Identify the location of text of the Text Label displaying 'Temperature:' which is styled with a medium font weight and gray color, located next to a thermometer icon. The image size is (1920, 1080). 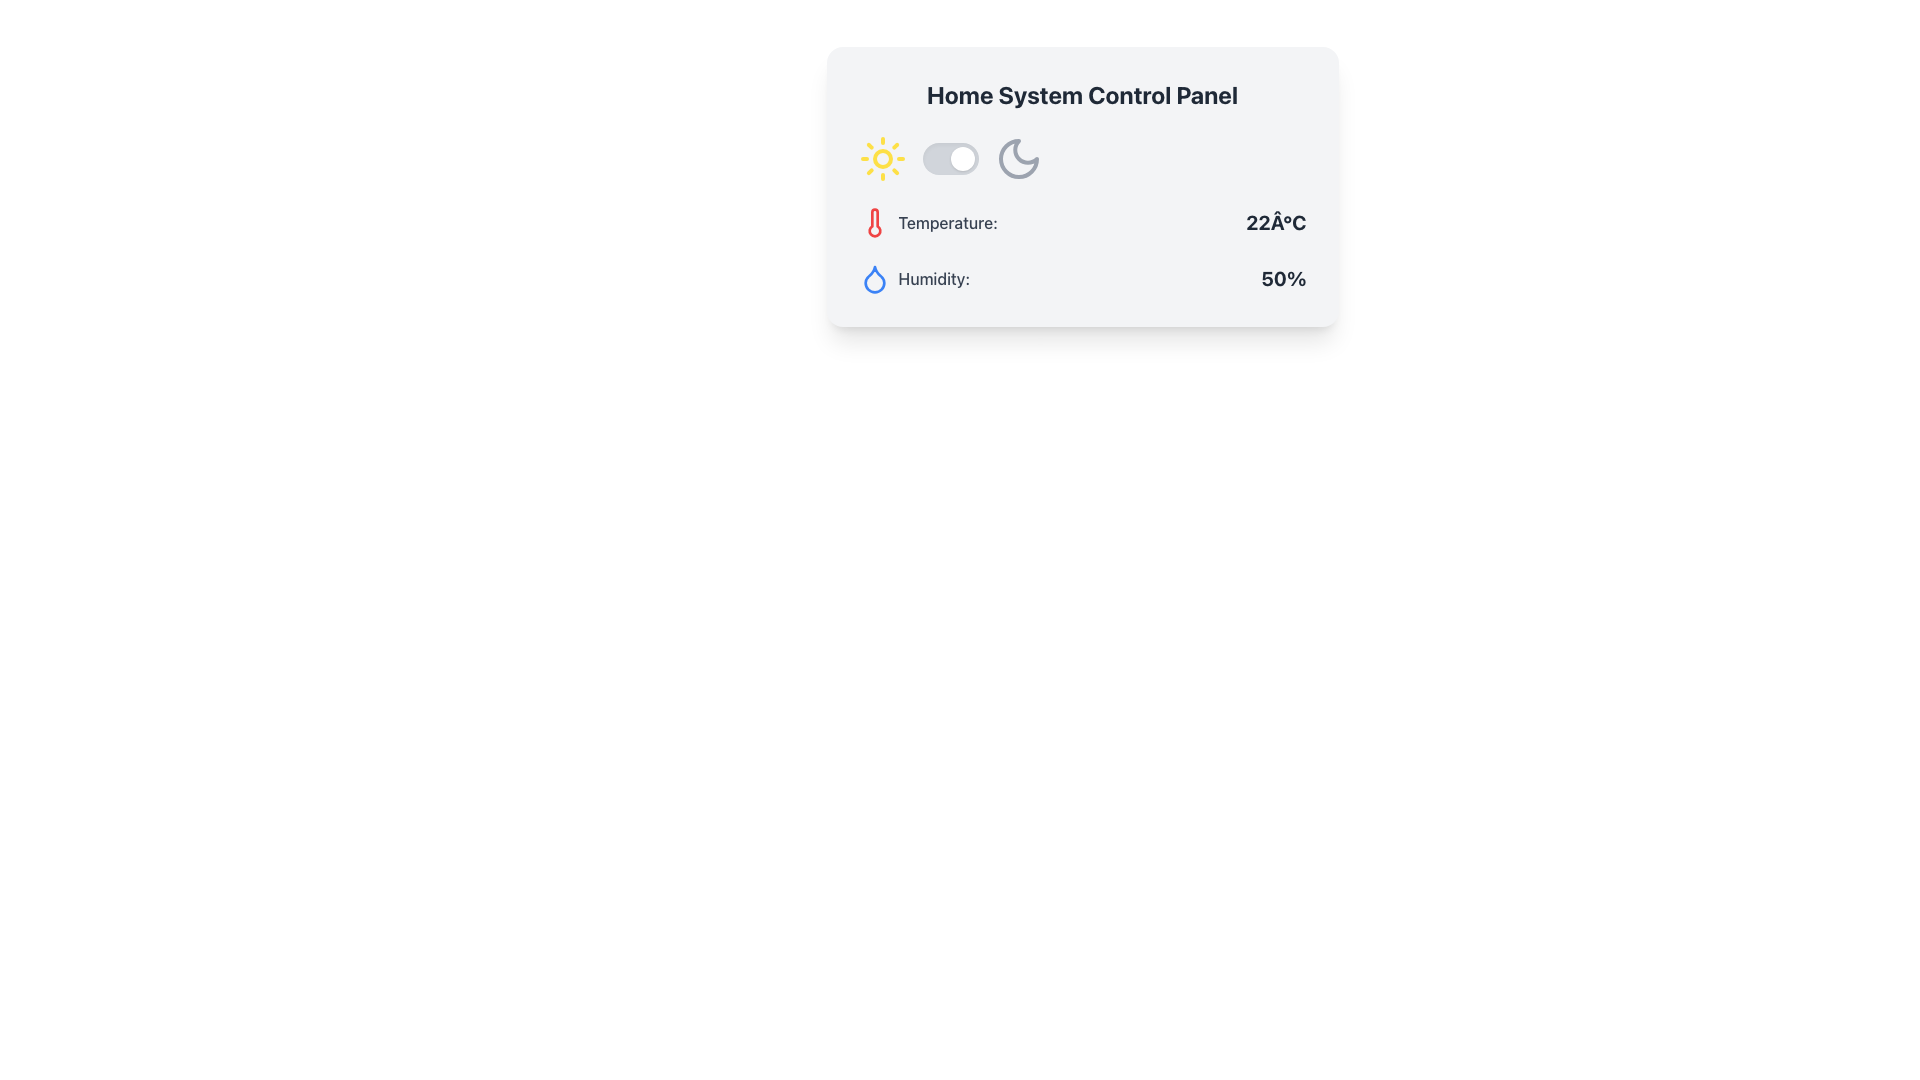
(947, 223).